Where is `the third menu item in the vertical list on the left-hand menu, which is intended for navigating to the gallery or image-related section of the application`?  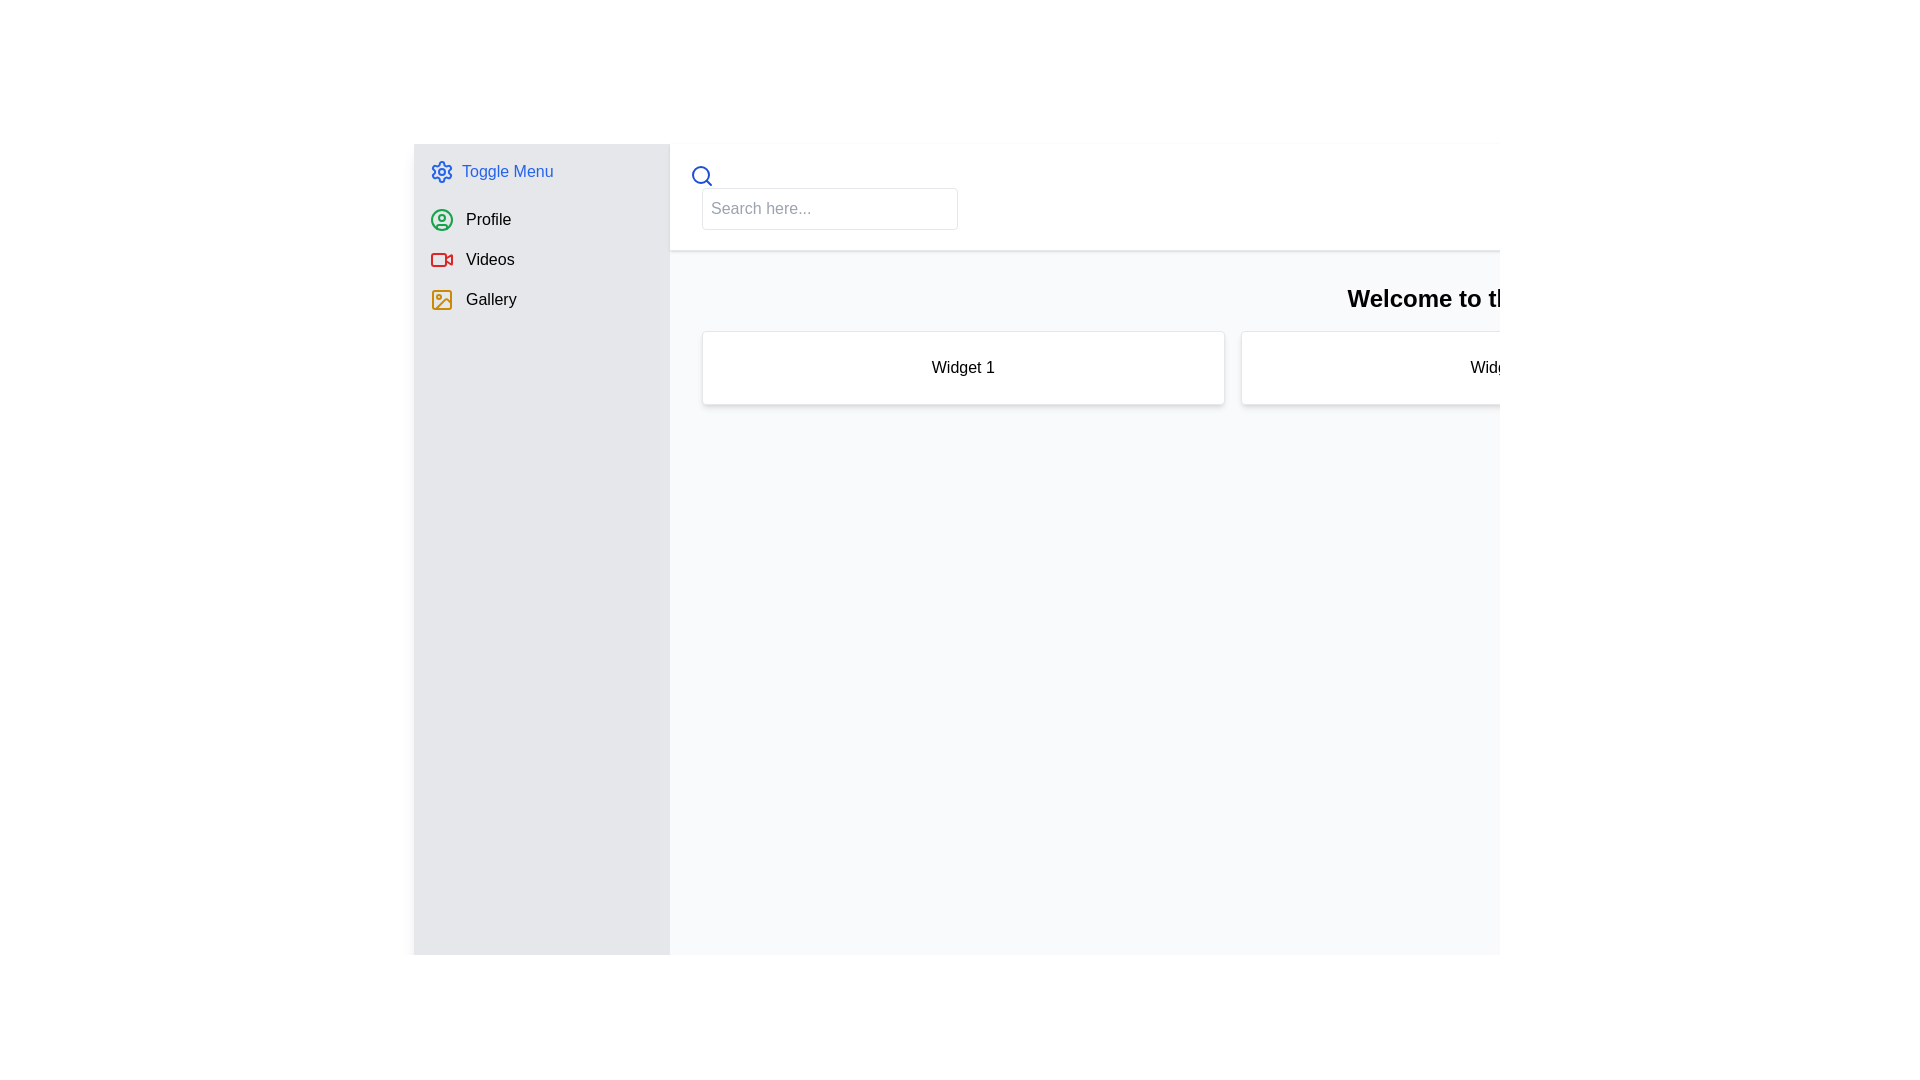
the third menu item in the vertical list on the left-hand menu, which is intended for navigating to the gallery or image-related section of the application is located at coordinates (542, 300).